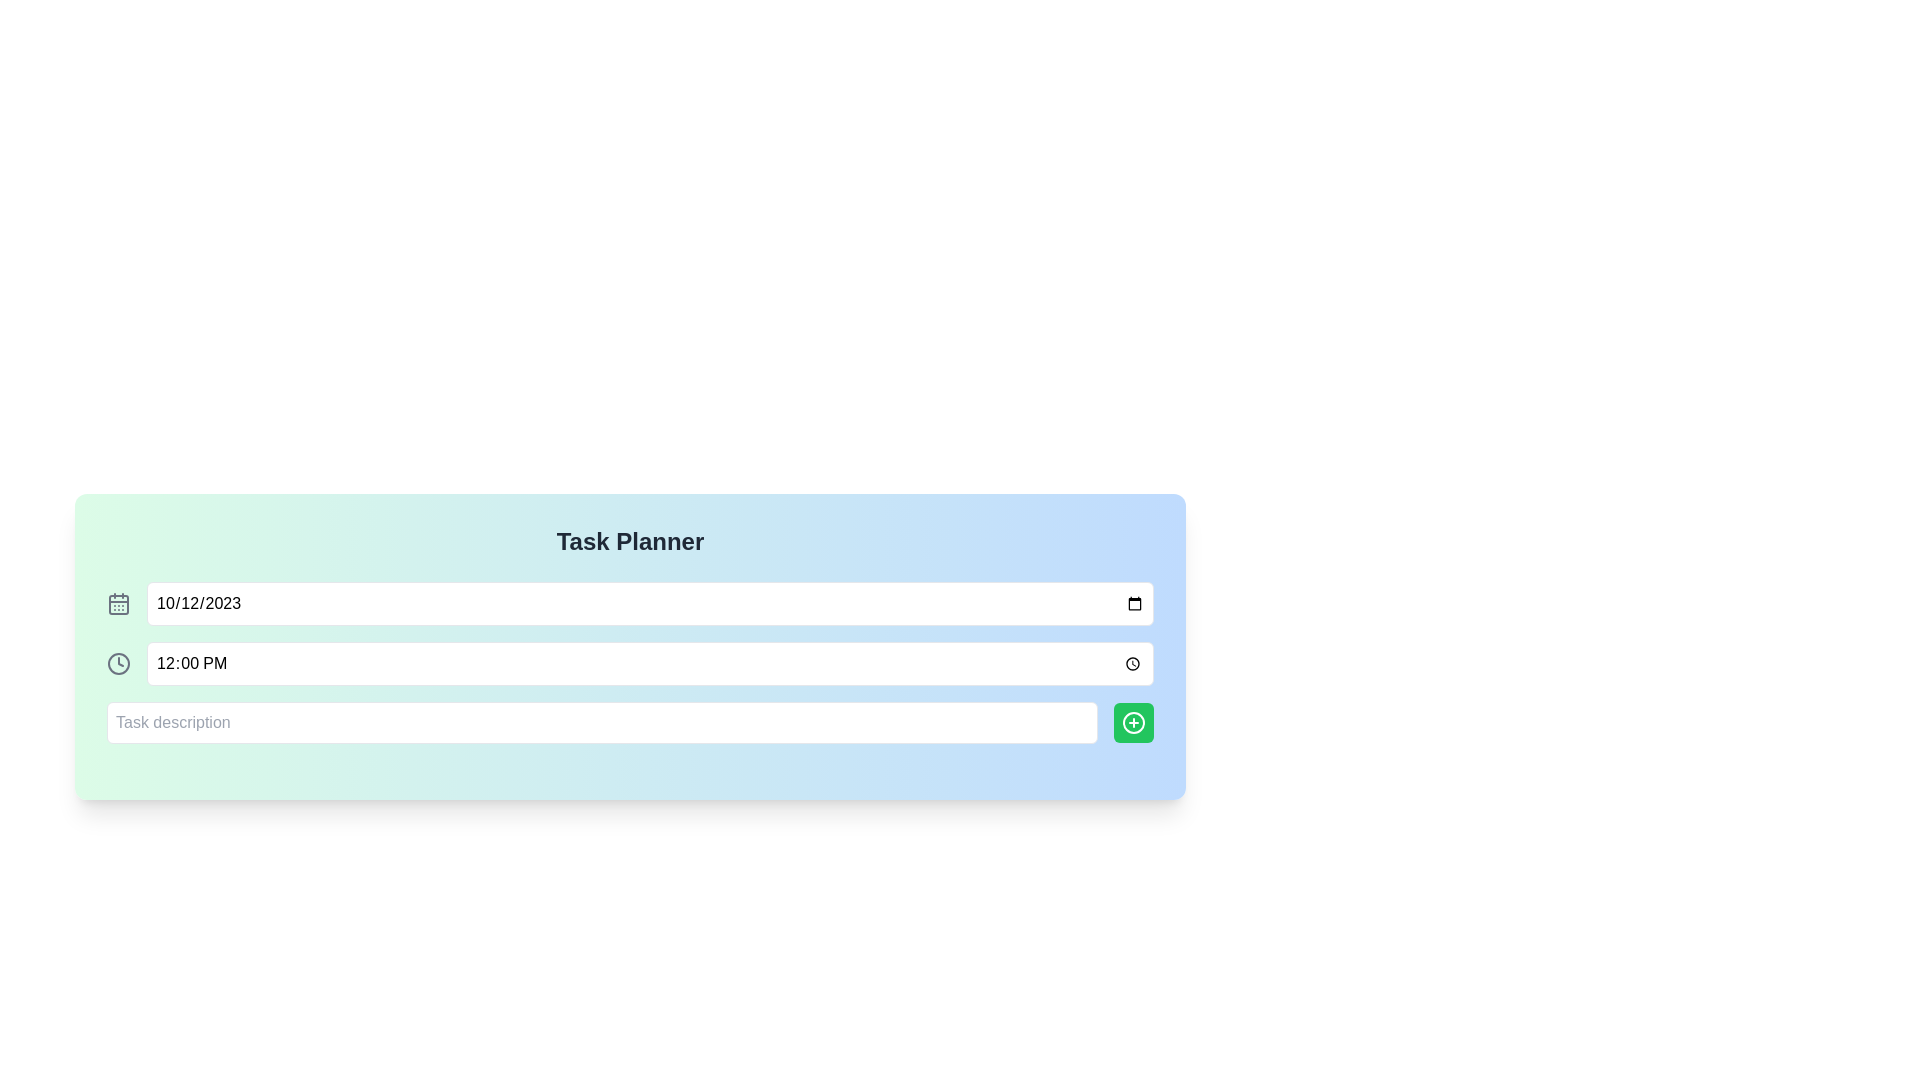 The height and width of the screenshot is (1080, 1920). What do you see at coordinates (1133, 722) in the screenshot?
I see `the circular '+' button with a green background and white outline at the bottom-right corner of the form` at bounding box center [1133, 722].